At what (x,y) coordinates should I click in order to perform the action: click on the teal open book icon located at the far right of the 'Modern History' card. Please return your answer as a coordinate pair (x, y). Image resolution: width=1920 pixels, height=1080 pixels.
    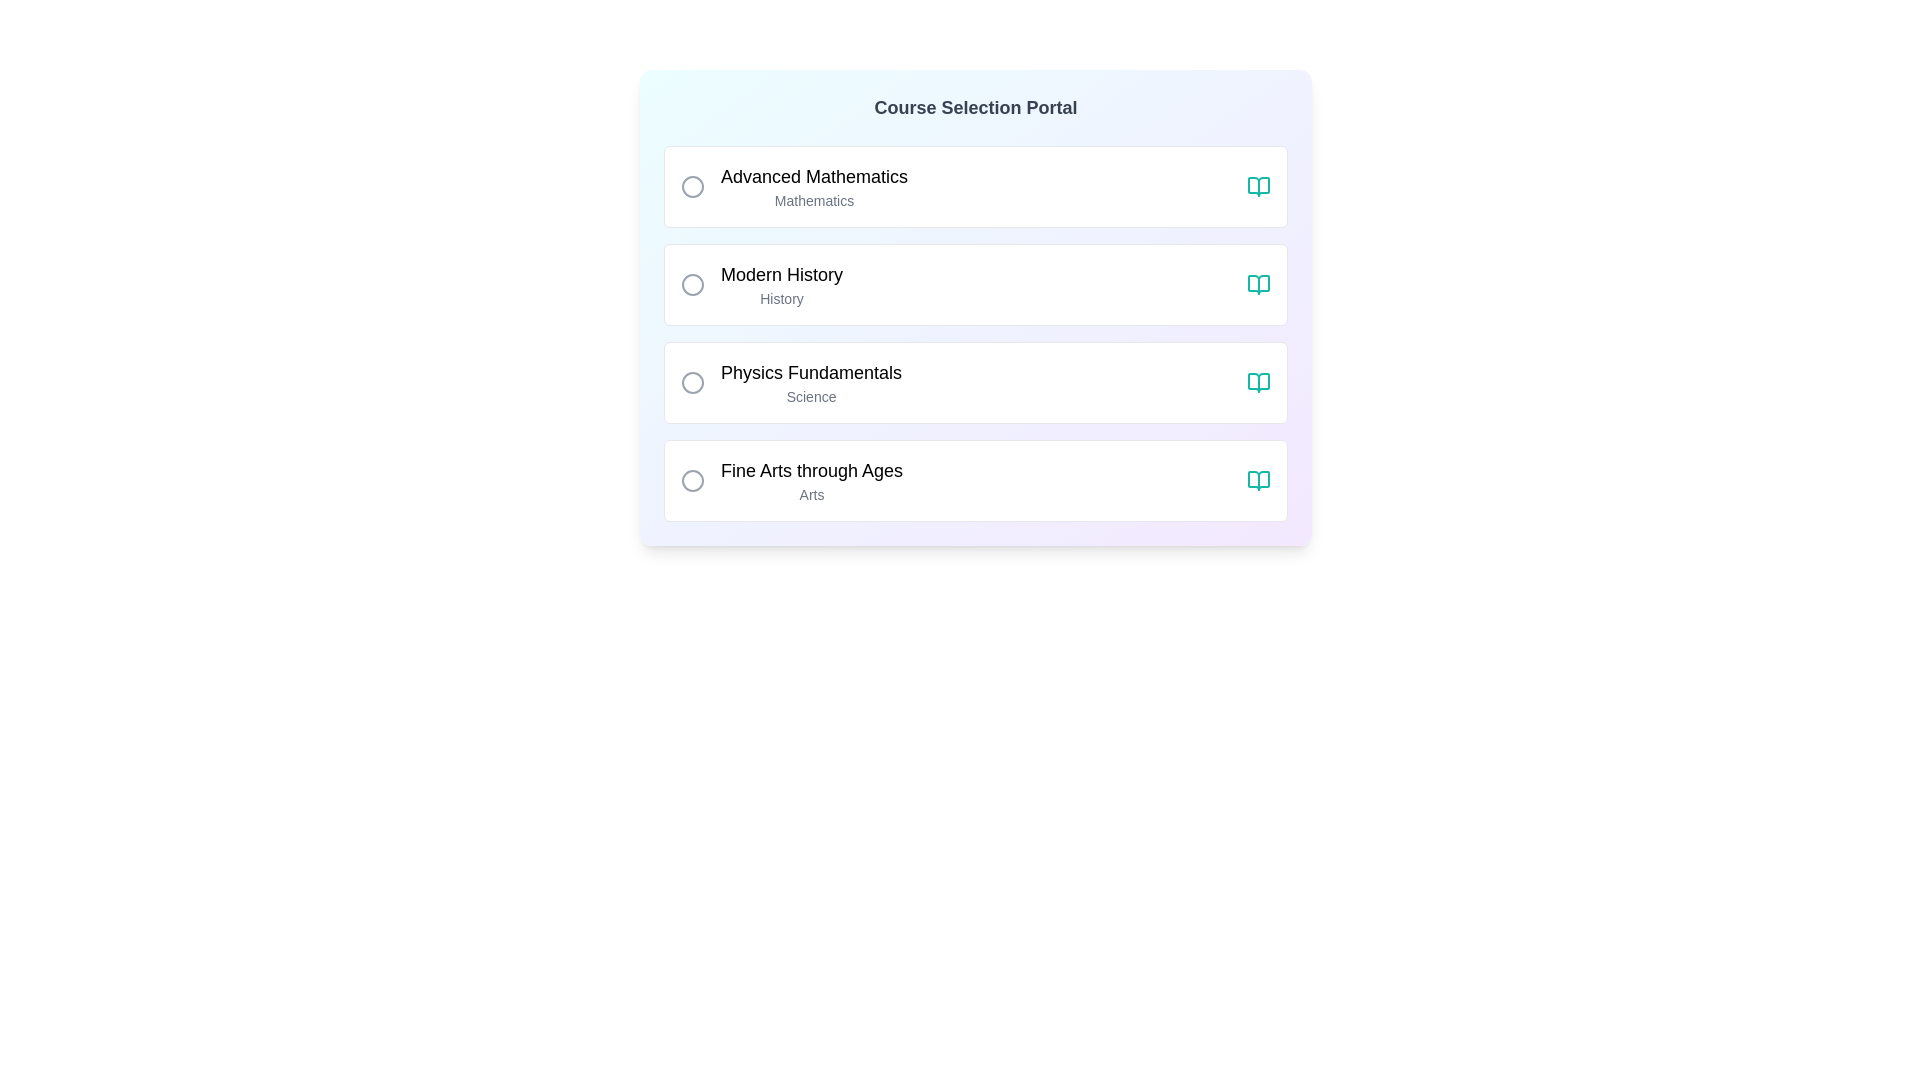
    Looking at the image, I should click on (1257, 285).